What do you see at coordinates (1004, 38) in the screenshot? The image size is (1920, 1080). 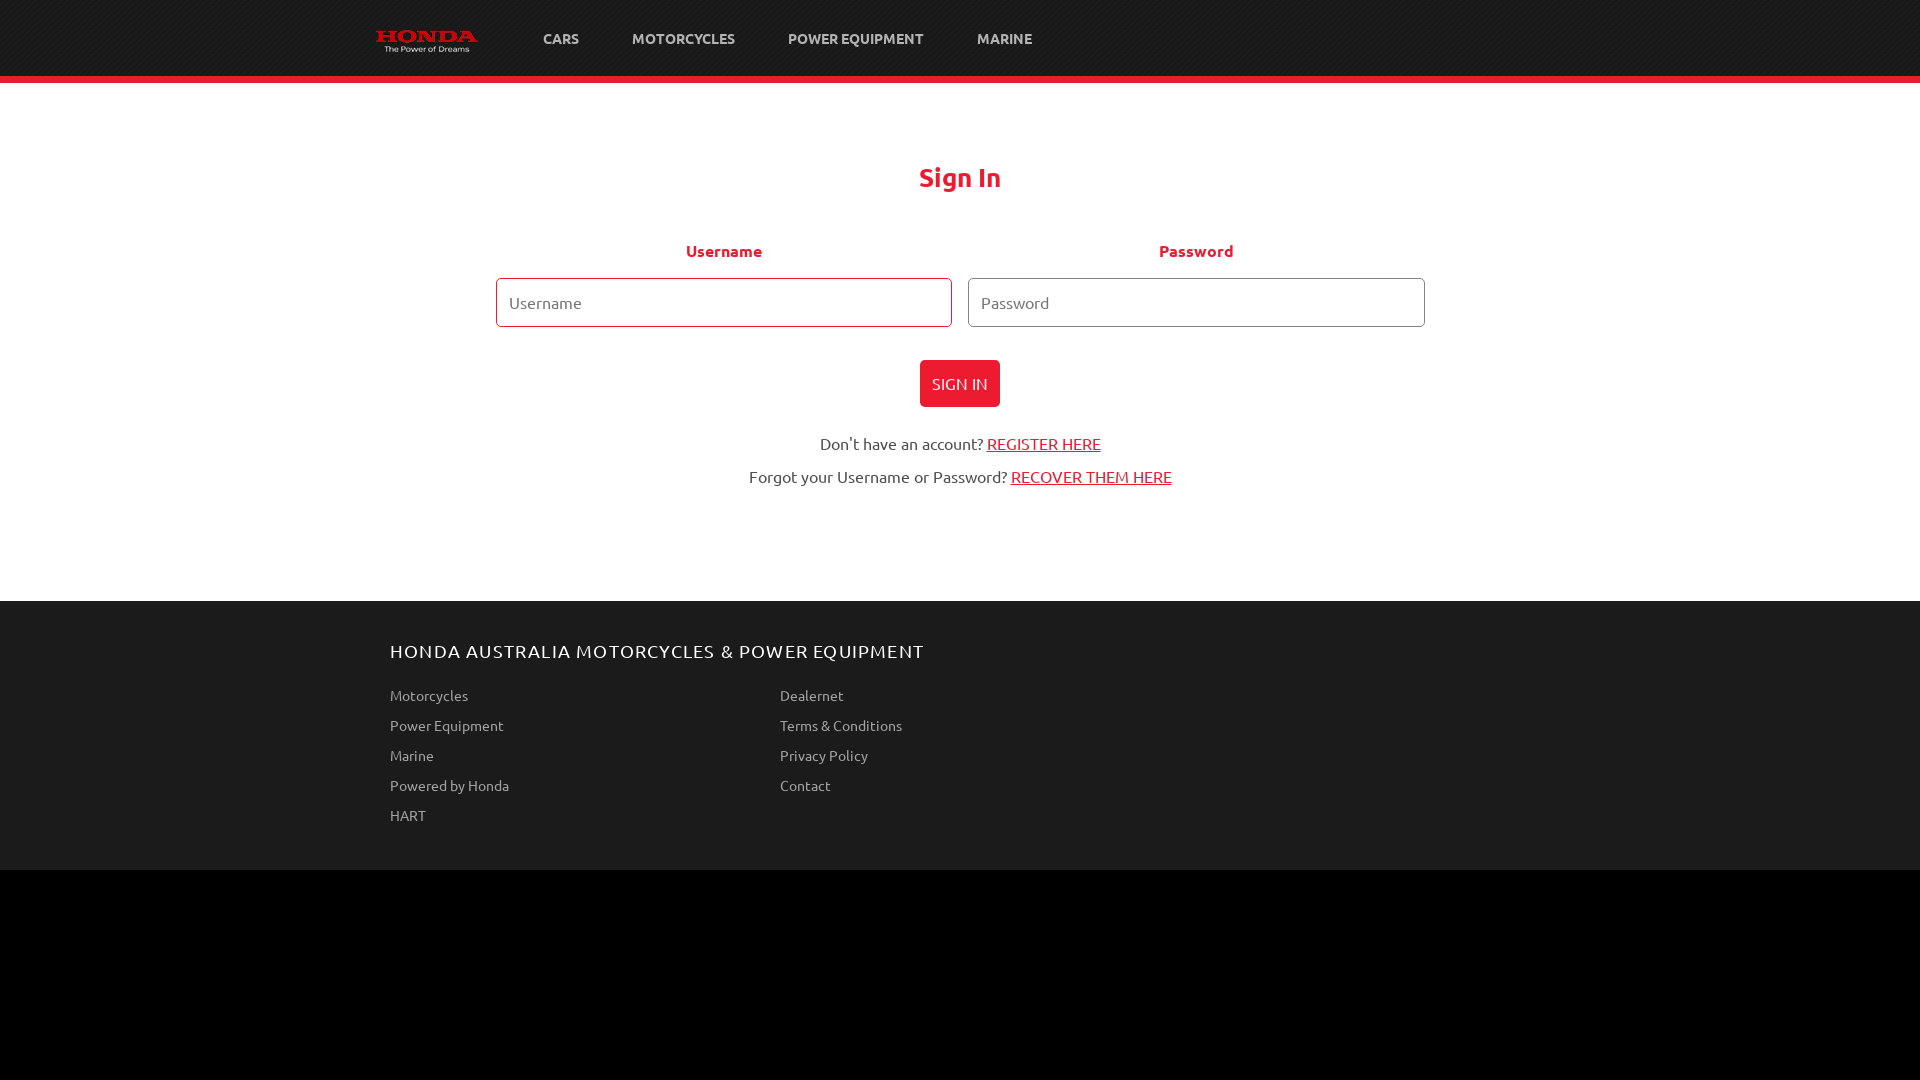 I see `'MARINE'` at bounding box center [1004, 38].